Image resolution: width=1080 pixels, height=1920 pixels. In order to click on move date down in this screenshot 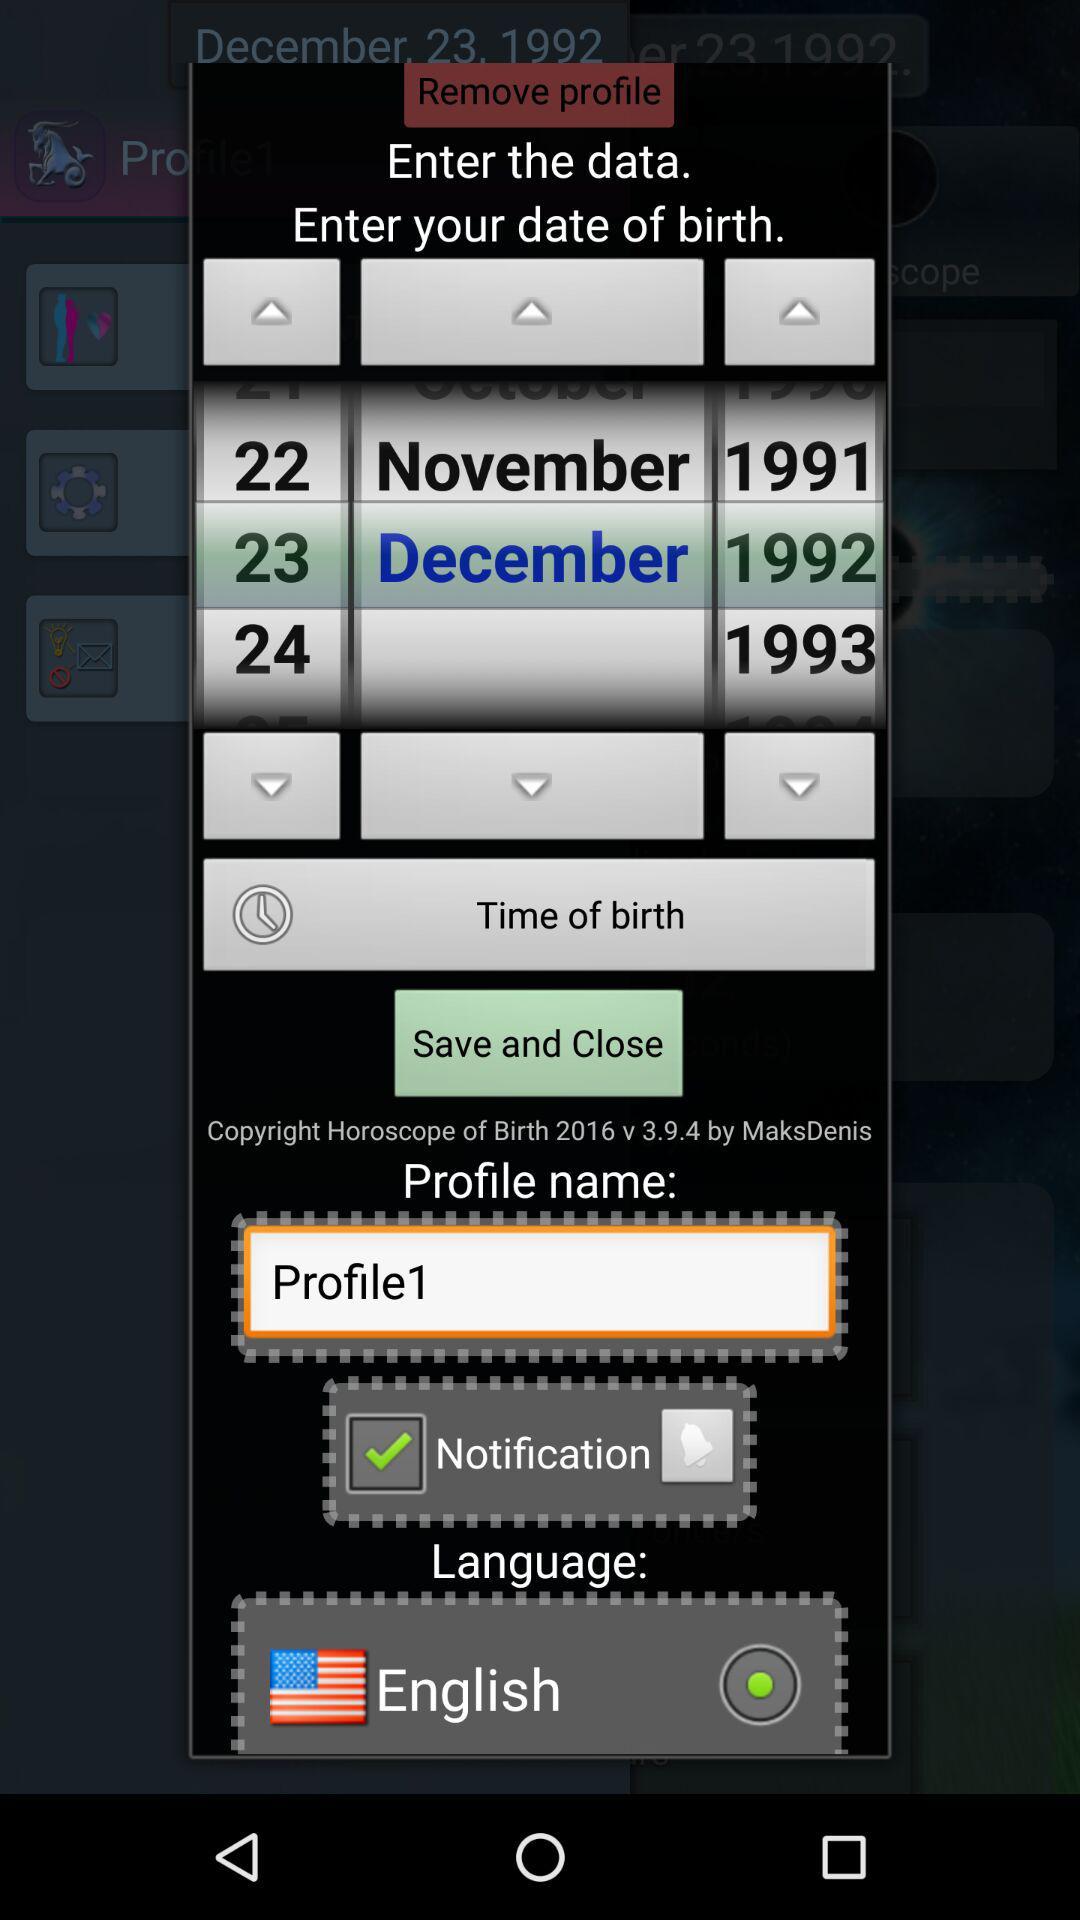, I will do `click(531, 791)`.